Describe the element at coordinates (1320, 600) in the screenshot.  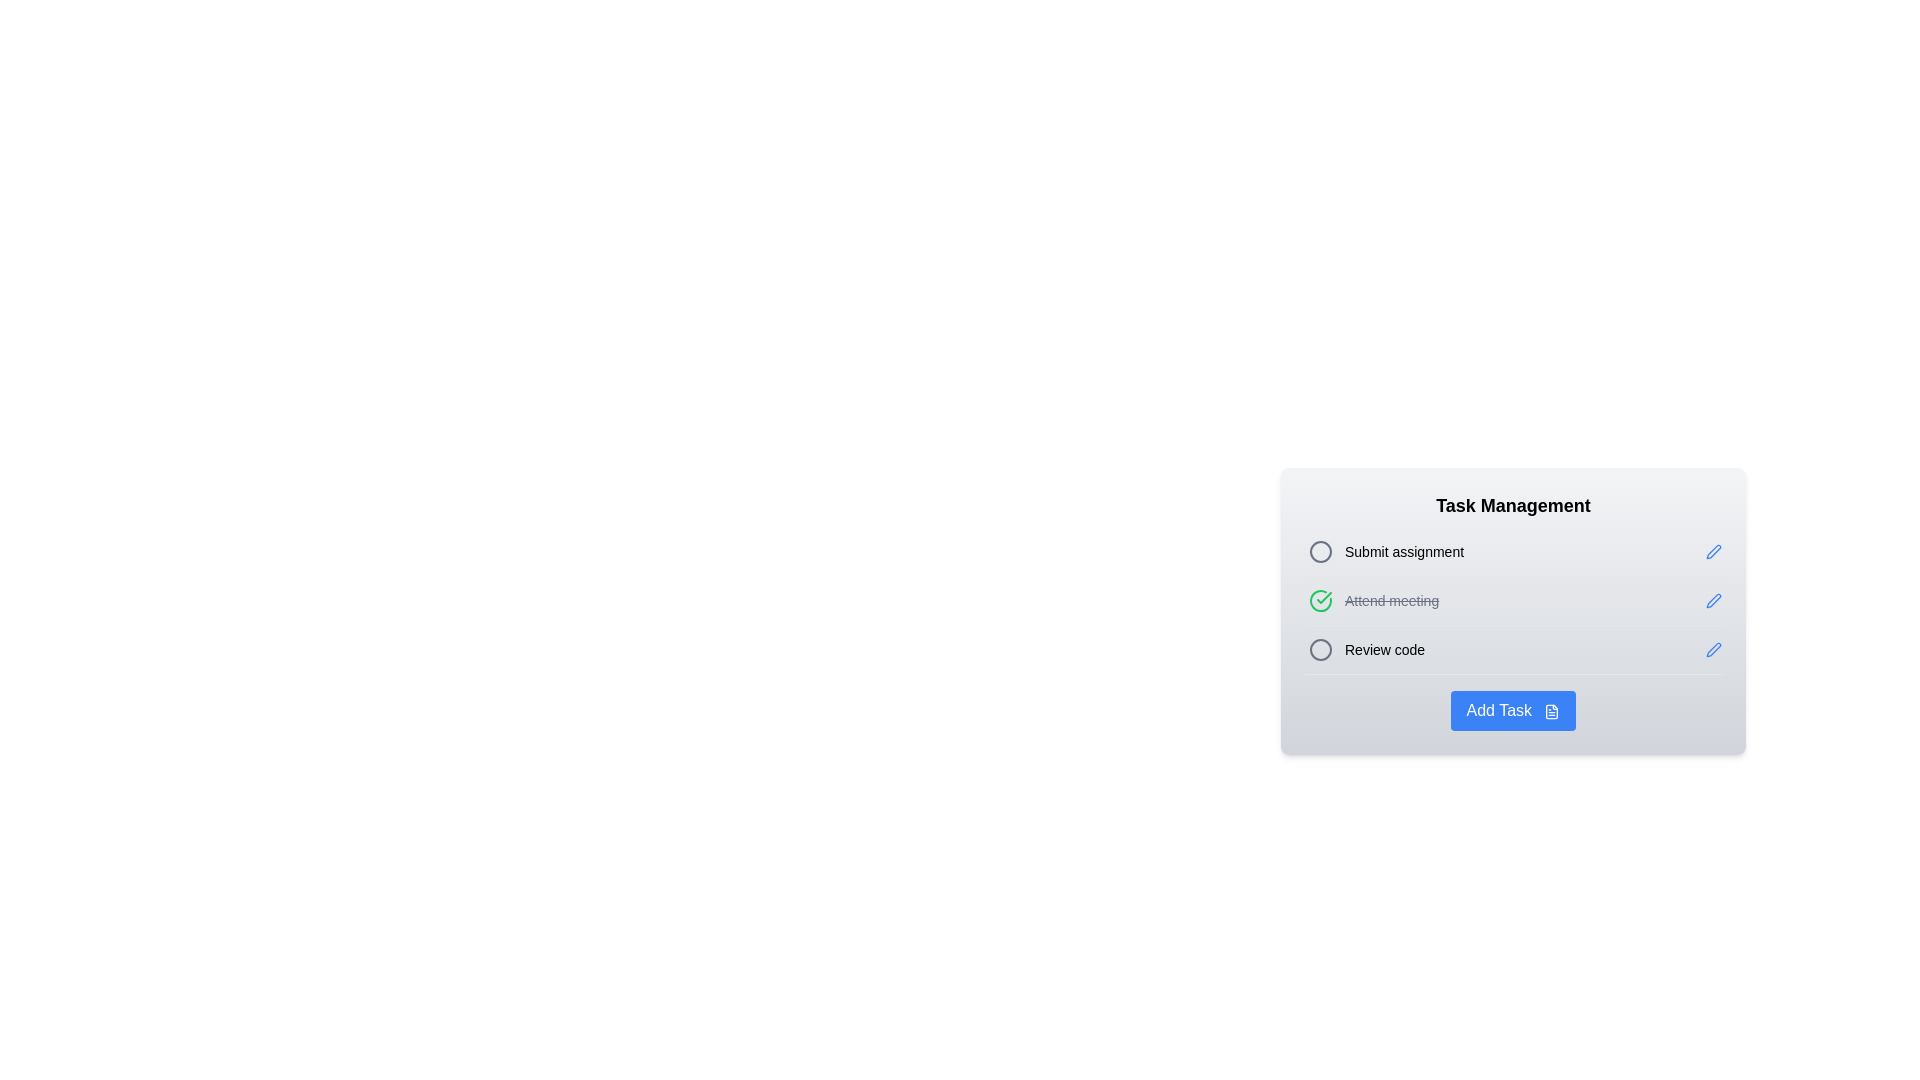
I see `the checkbox for the task 'Attend meeting' located under the 'Task Management' header to potentially view tooltips` at that location.